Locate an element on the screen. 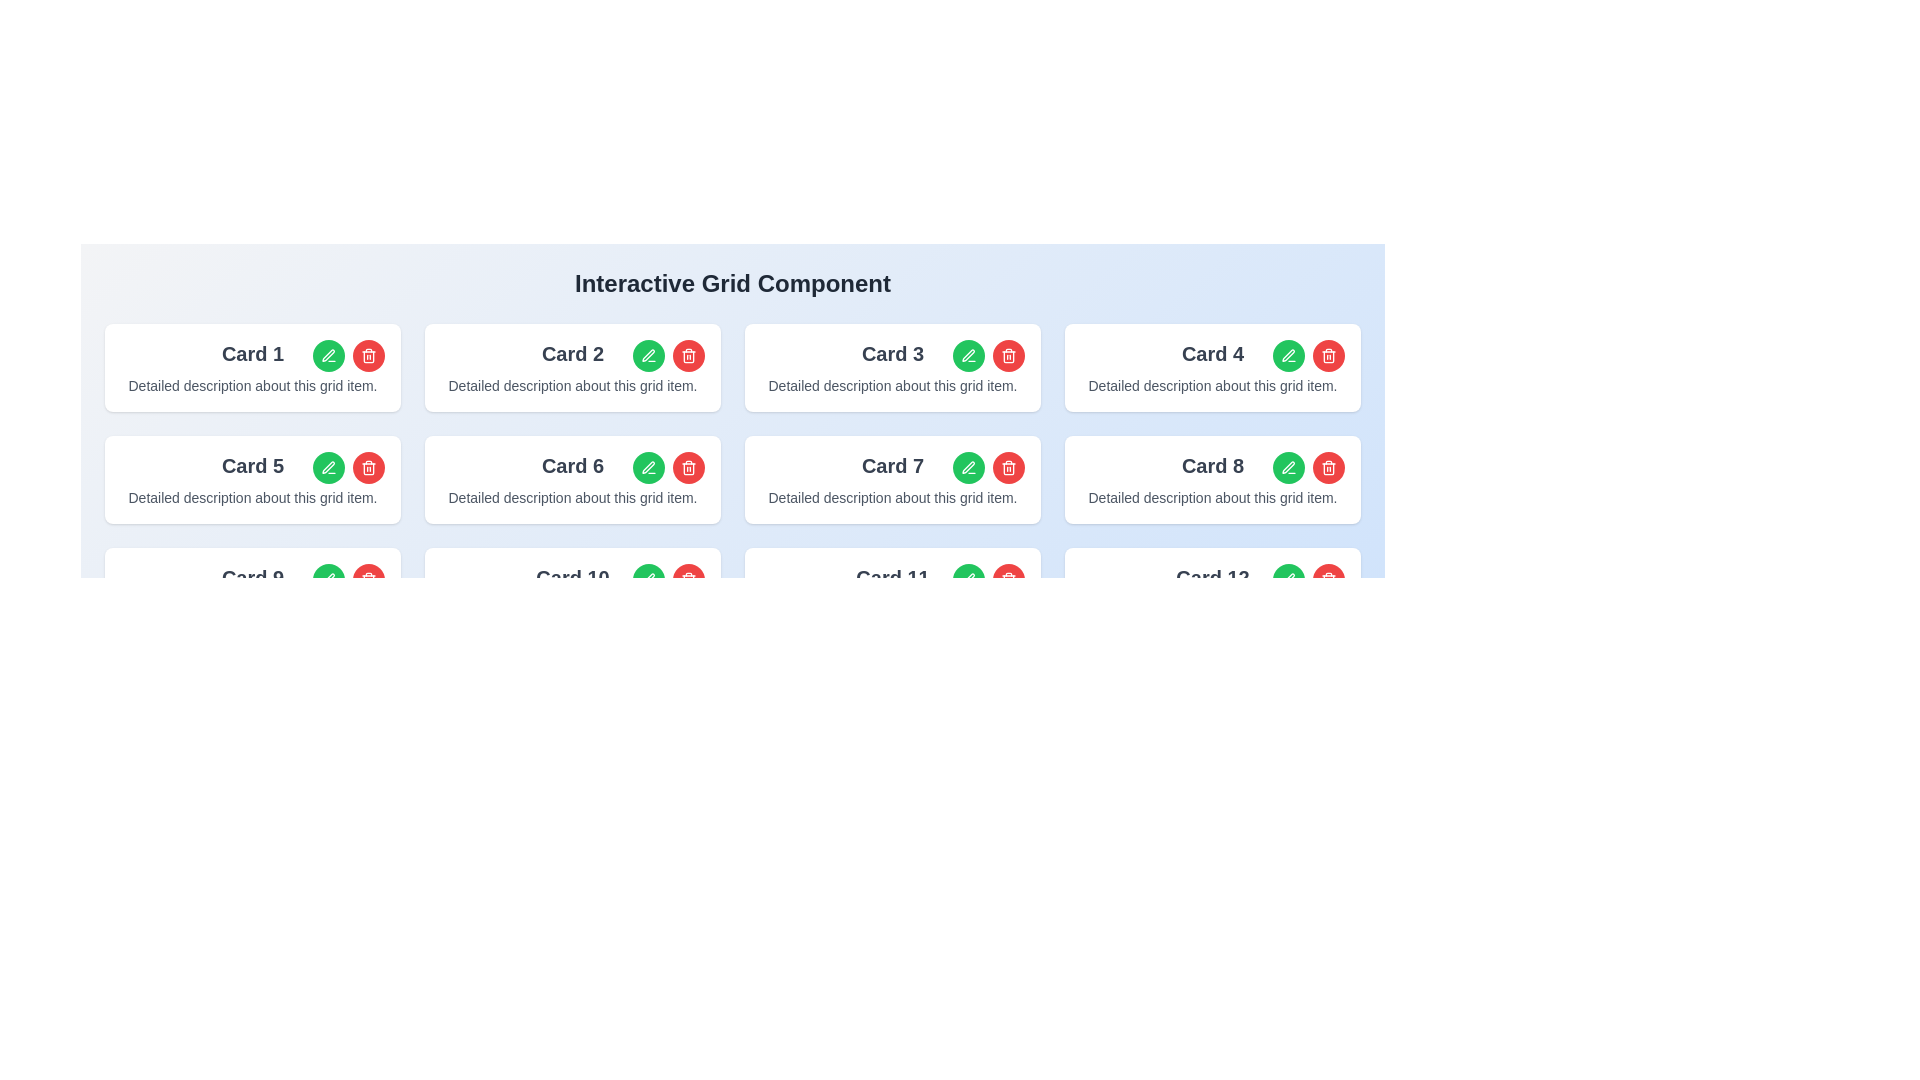 The width and height of the screenshot is (1920, 1080). the body section of the trash bin icon, which is part of the SVG graphic located at the top-right corner of 'Card 10' is located at coordinates (689, 581).